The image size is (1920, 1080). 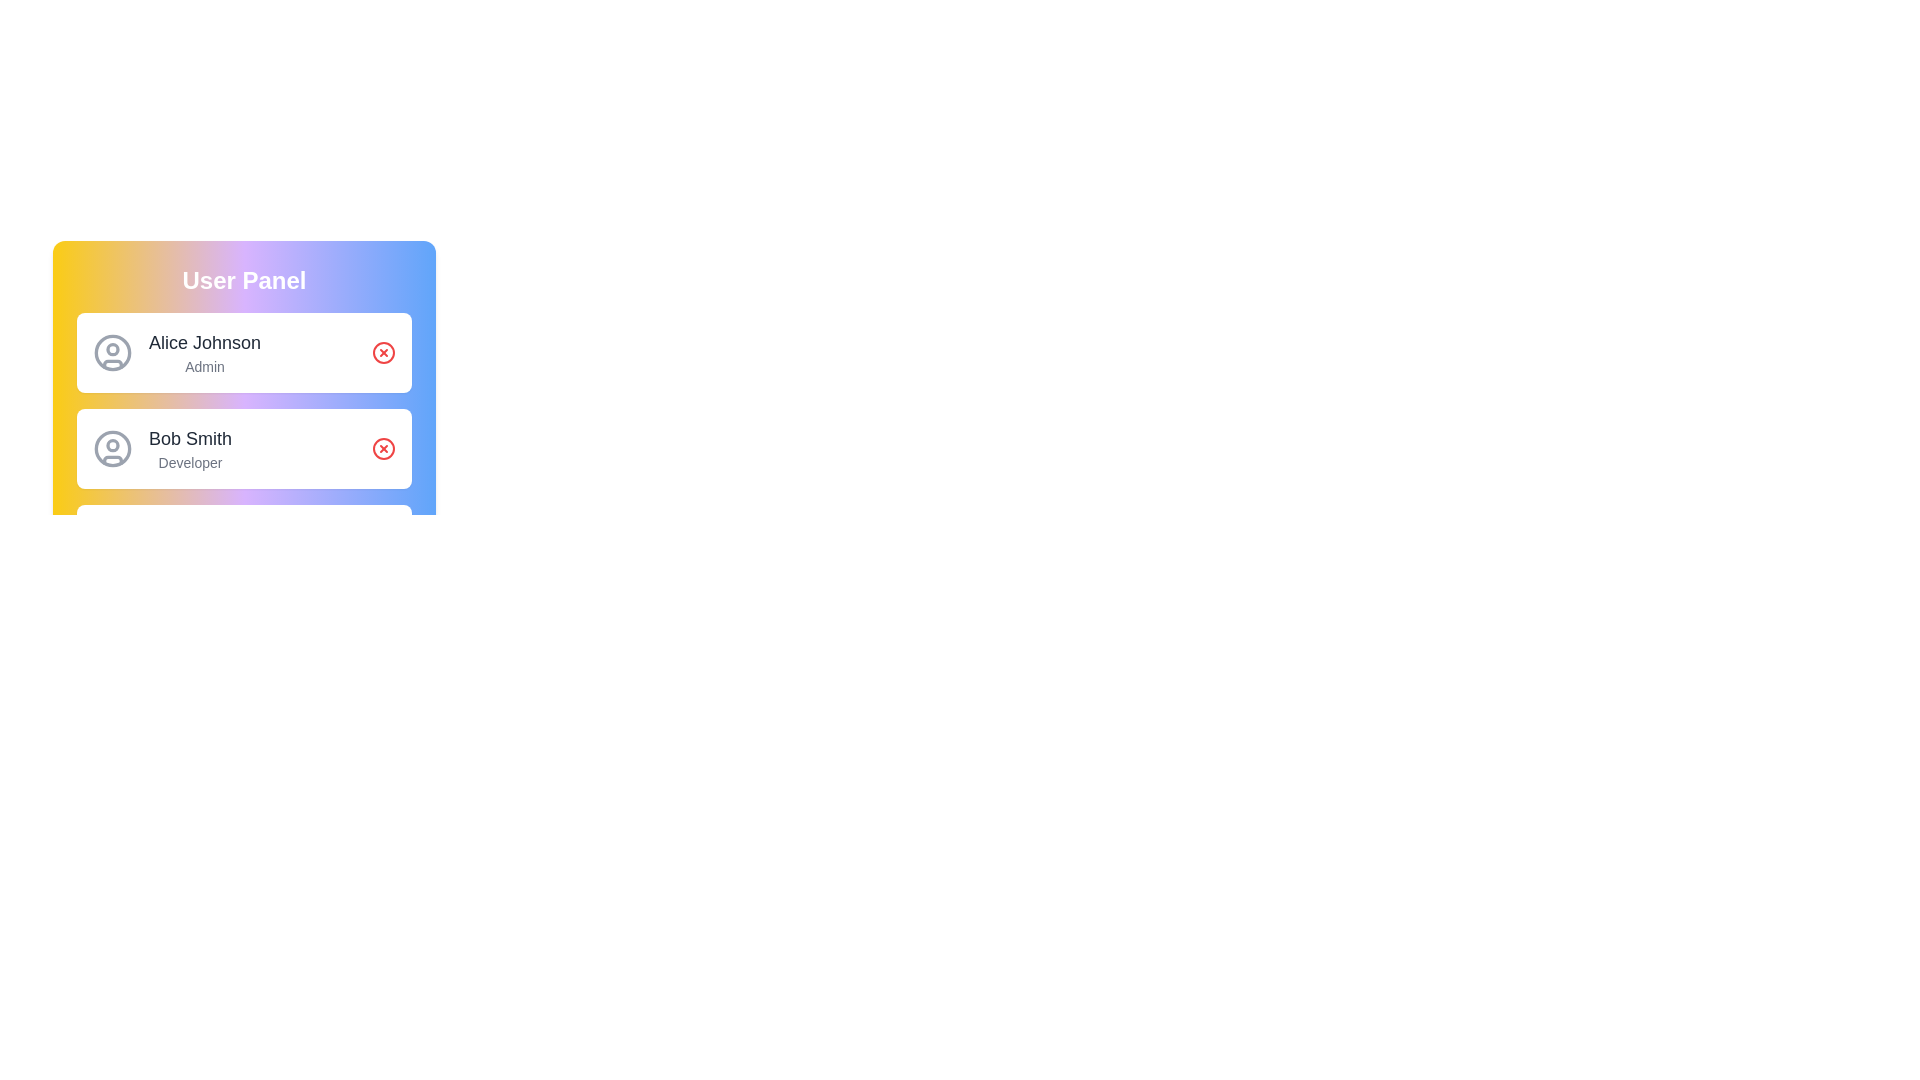 I want to click on the small circular decorative graphic element located inside the larger user icon circle, which resembles a head within a silhouette, so click(x=112, y=347).